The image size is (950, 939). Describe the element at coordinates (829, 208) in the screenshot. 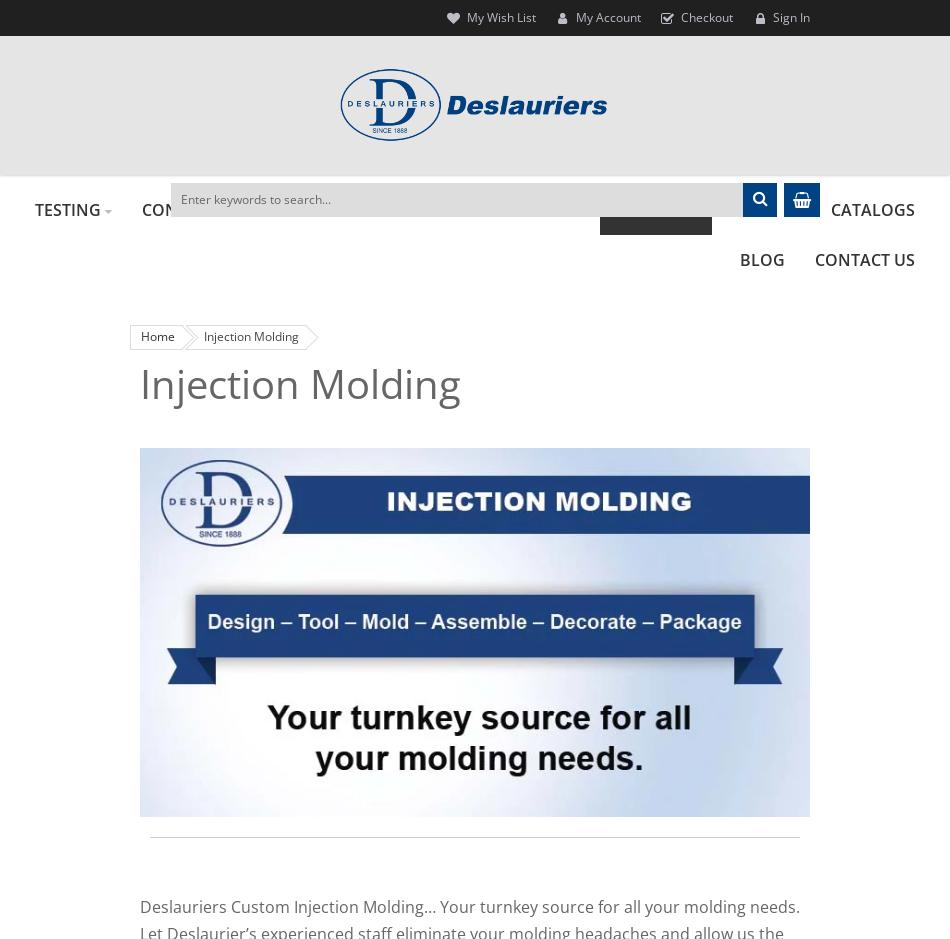

I see `'CATALOGS'` at that location.